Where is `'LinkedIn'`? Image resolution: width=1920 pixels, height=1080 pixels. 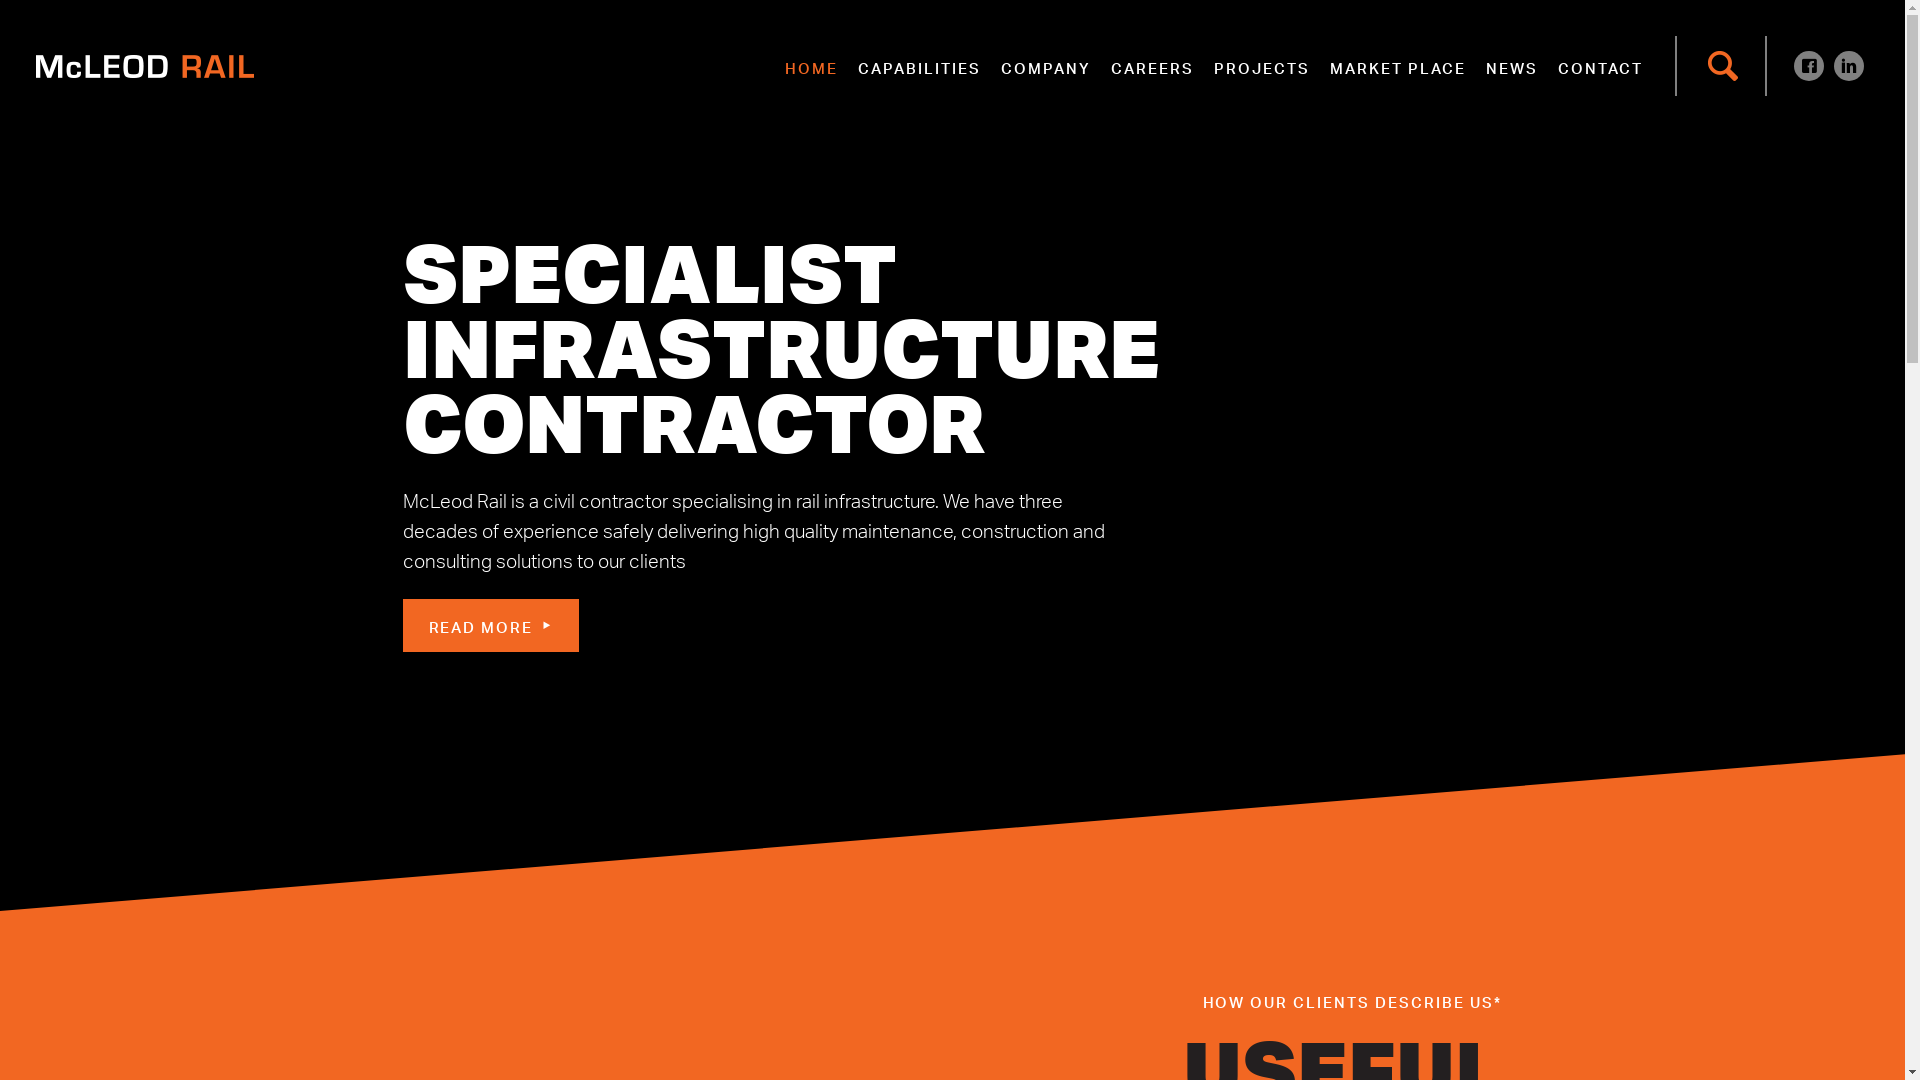
'LinkedIn' is located at coordinates (1847, 64).